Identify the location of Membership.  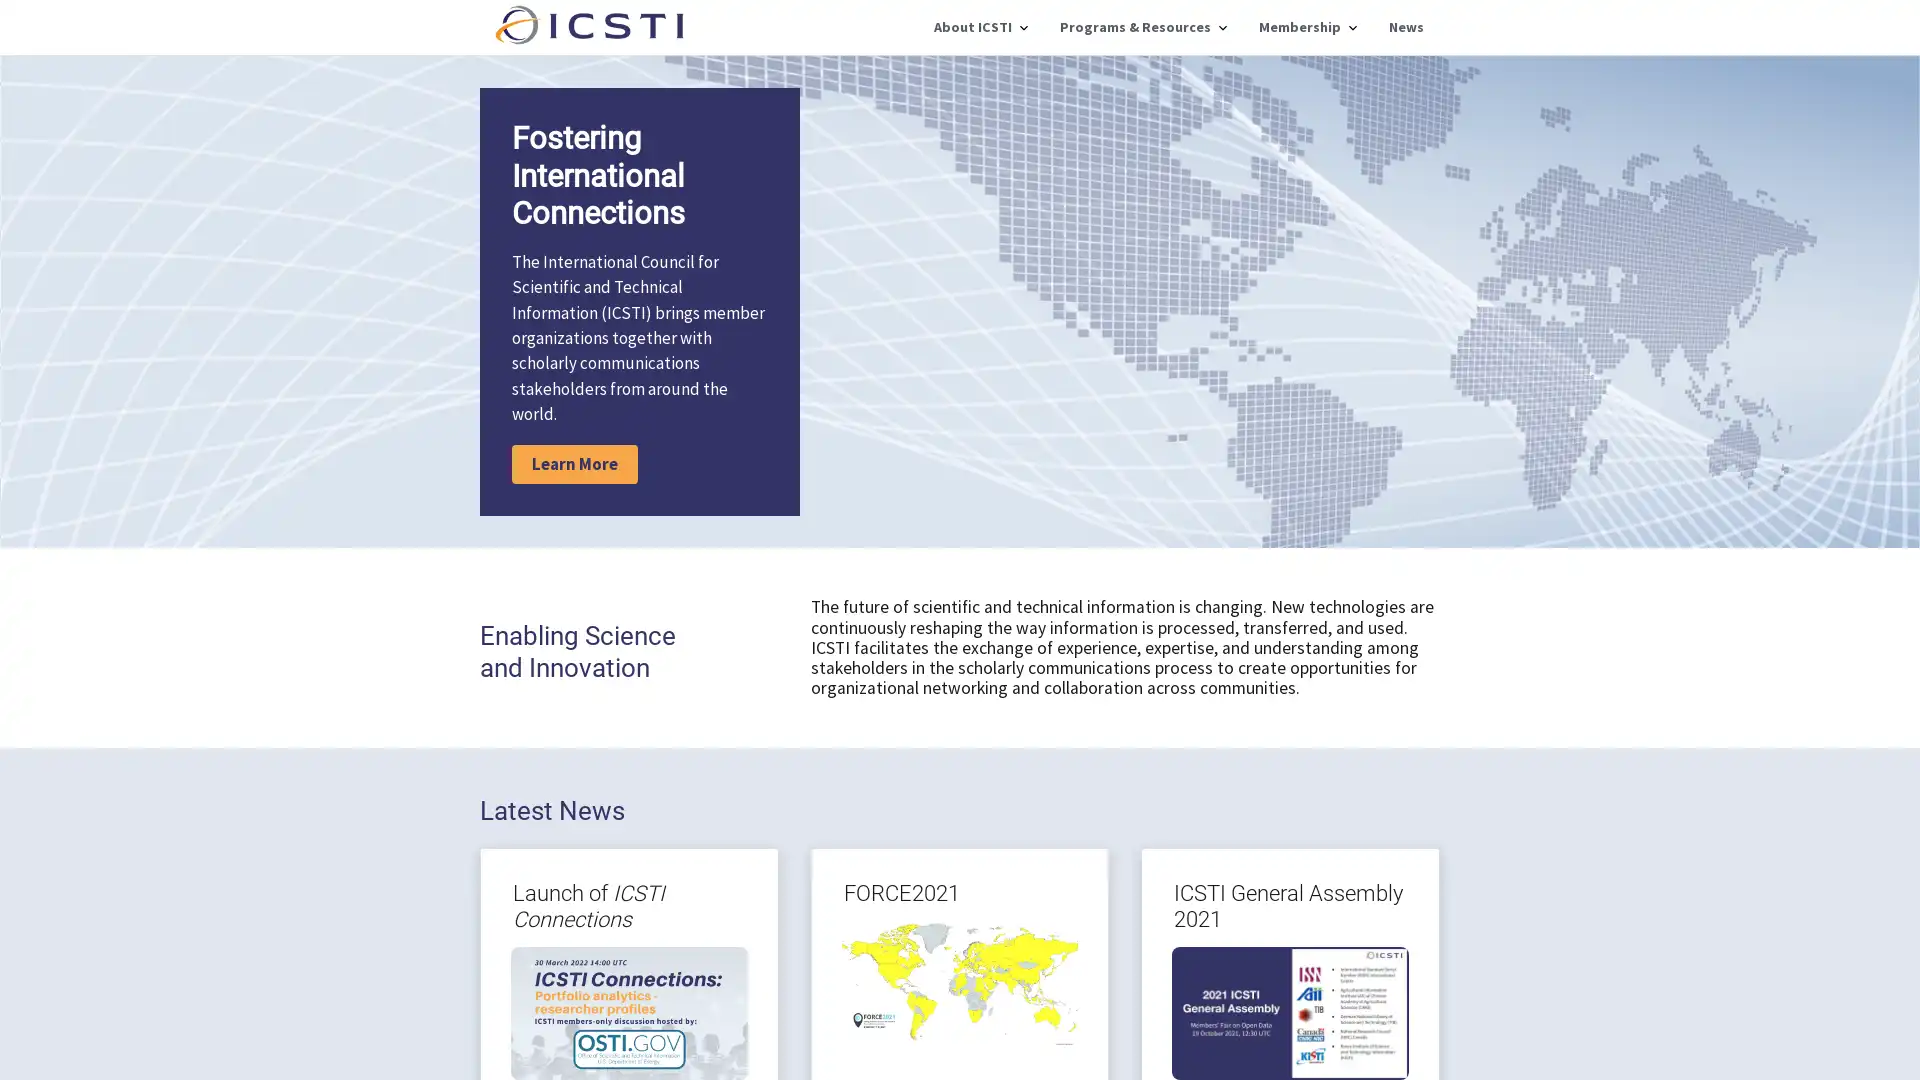
(1307, 27).